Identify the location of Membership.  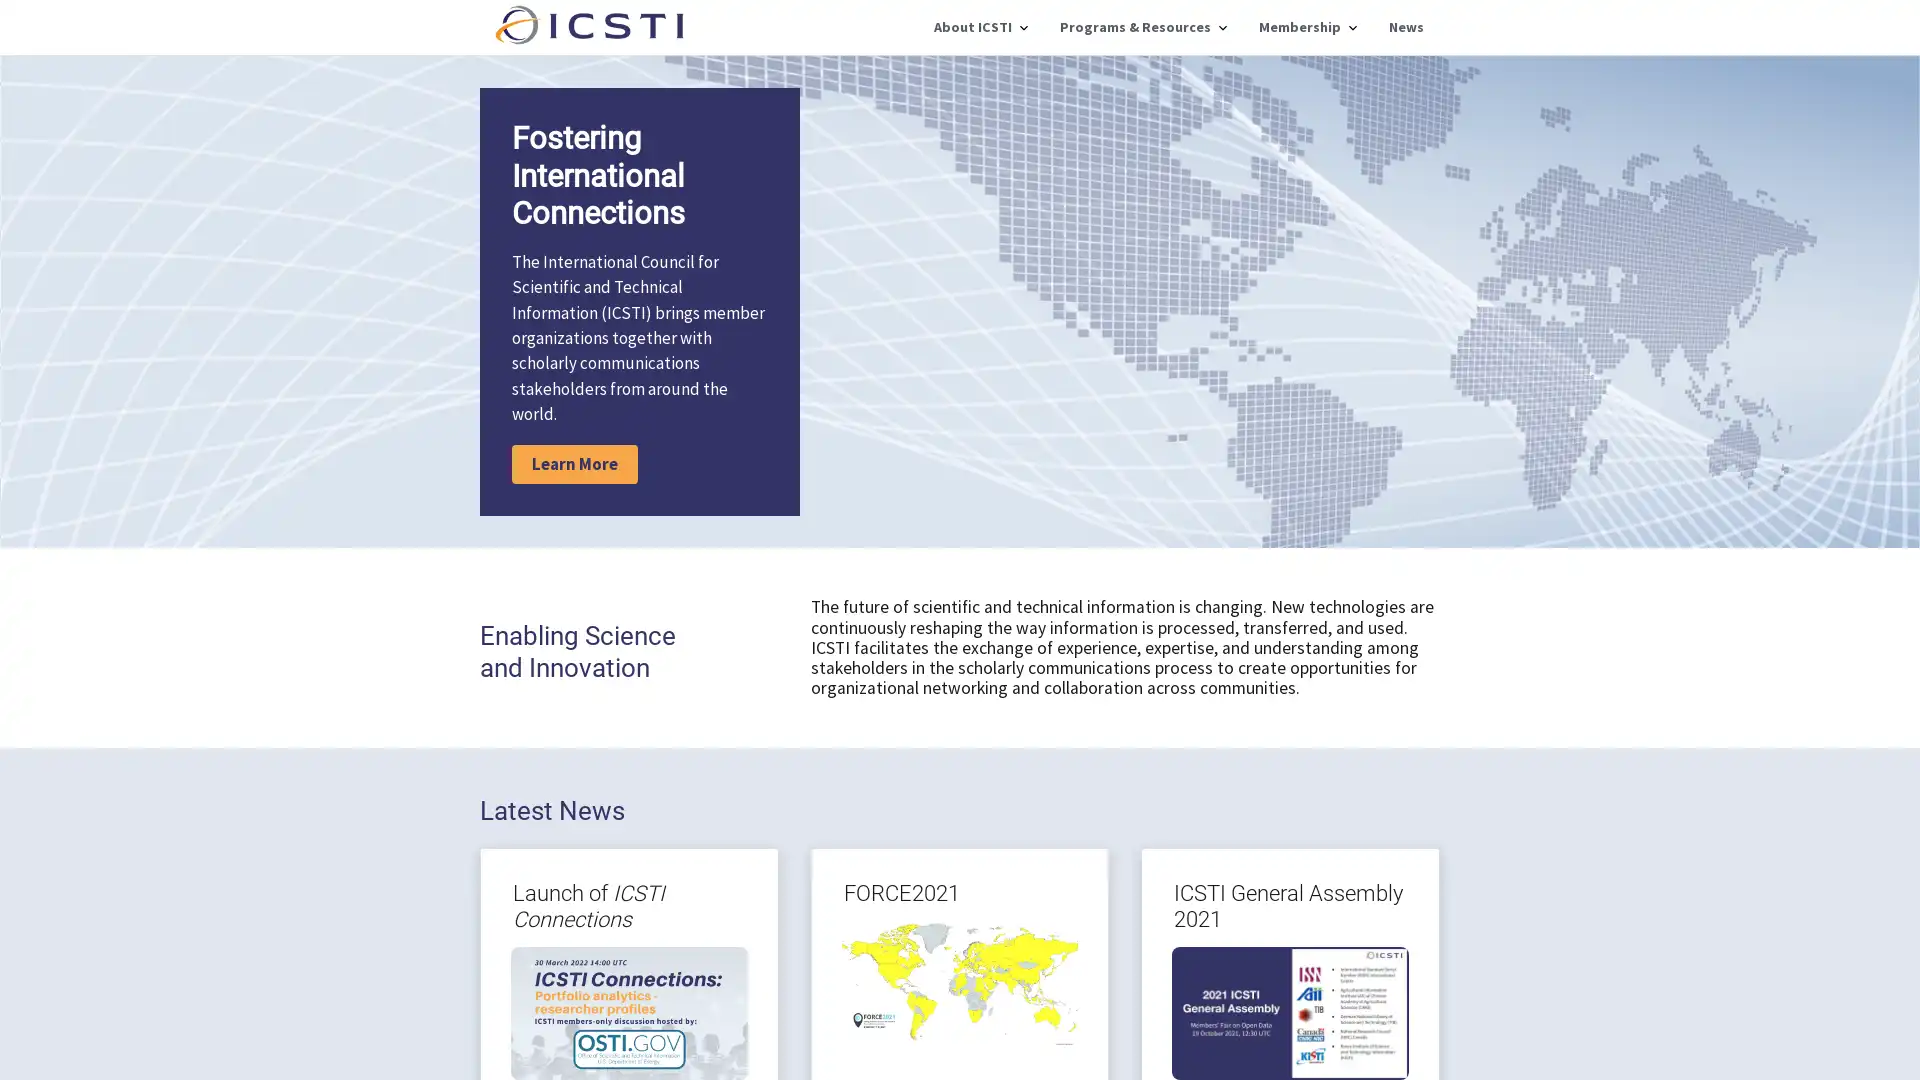
(1307, 27).